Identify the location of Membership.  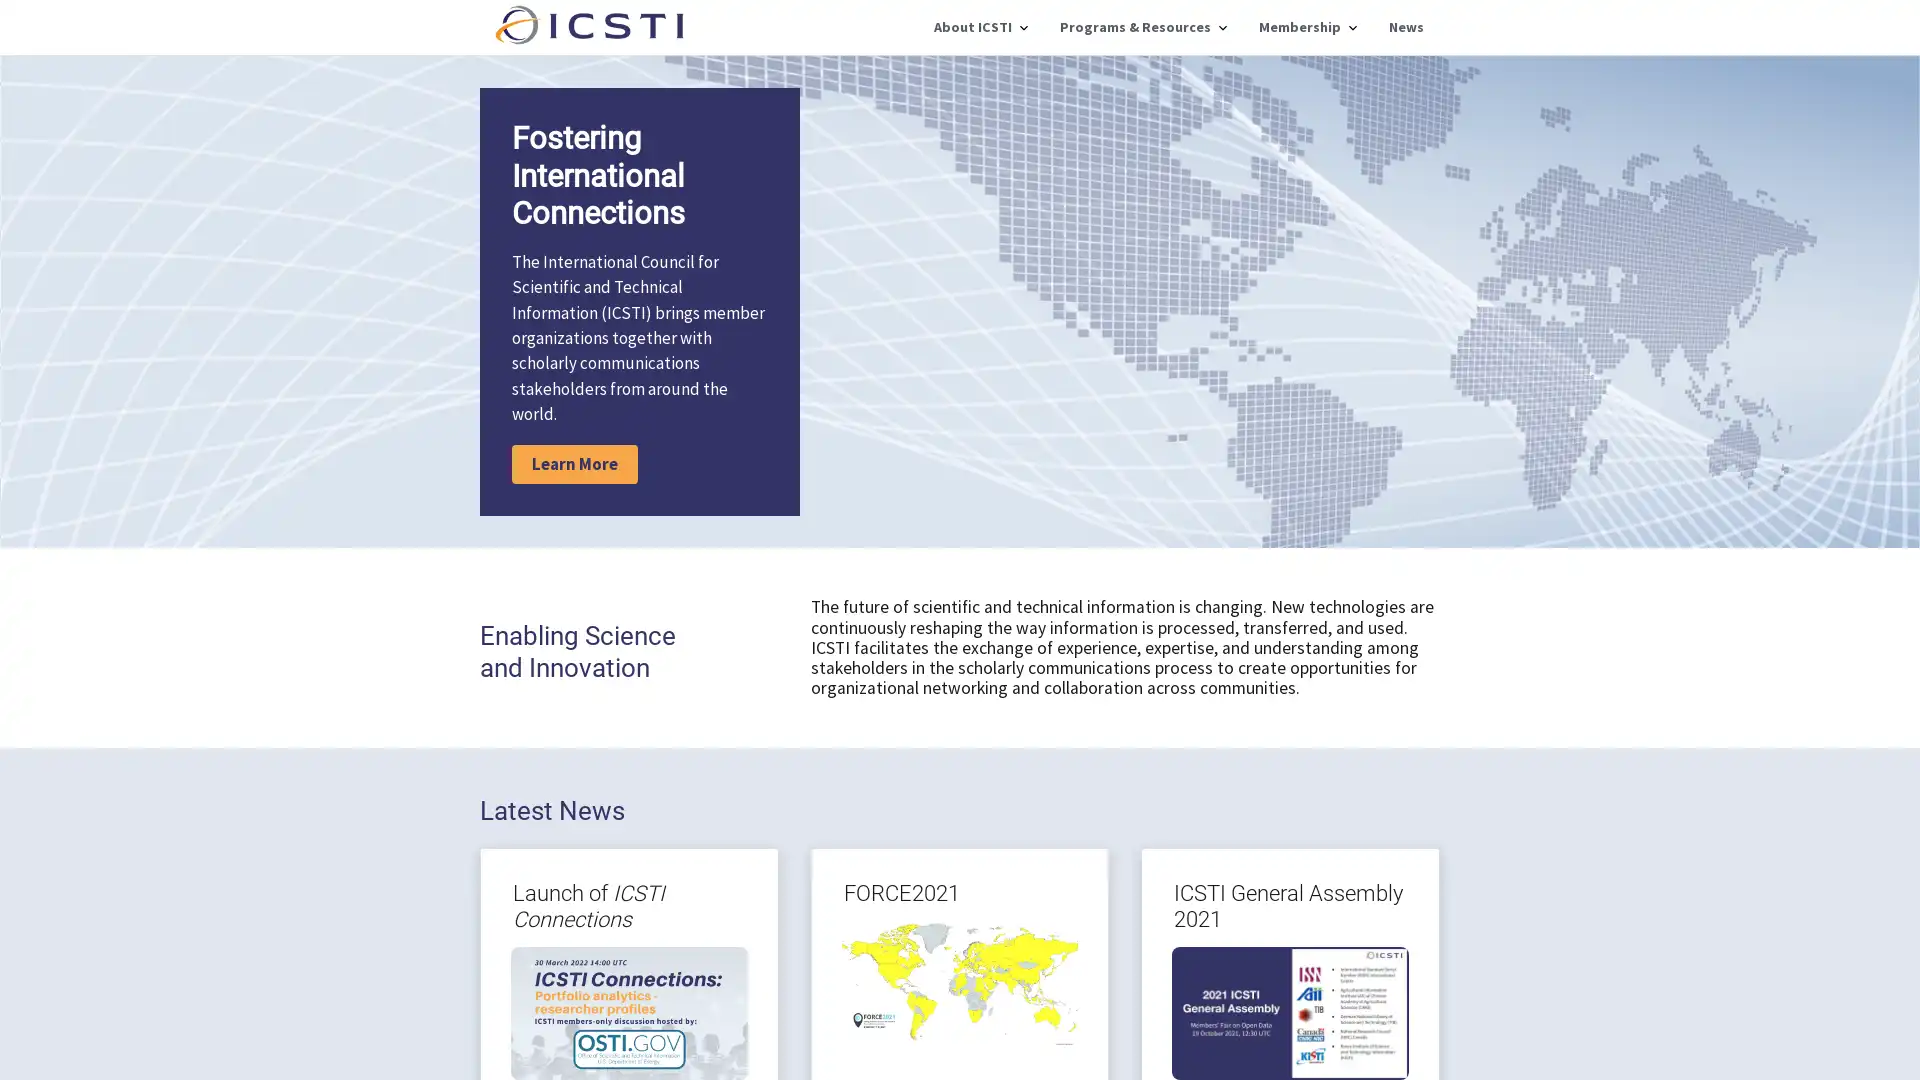
(1307, 27).